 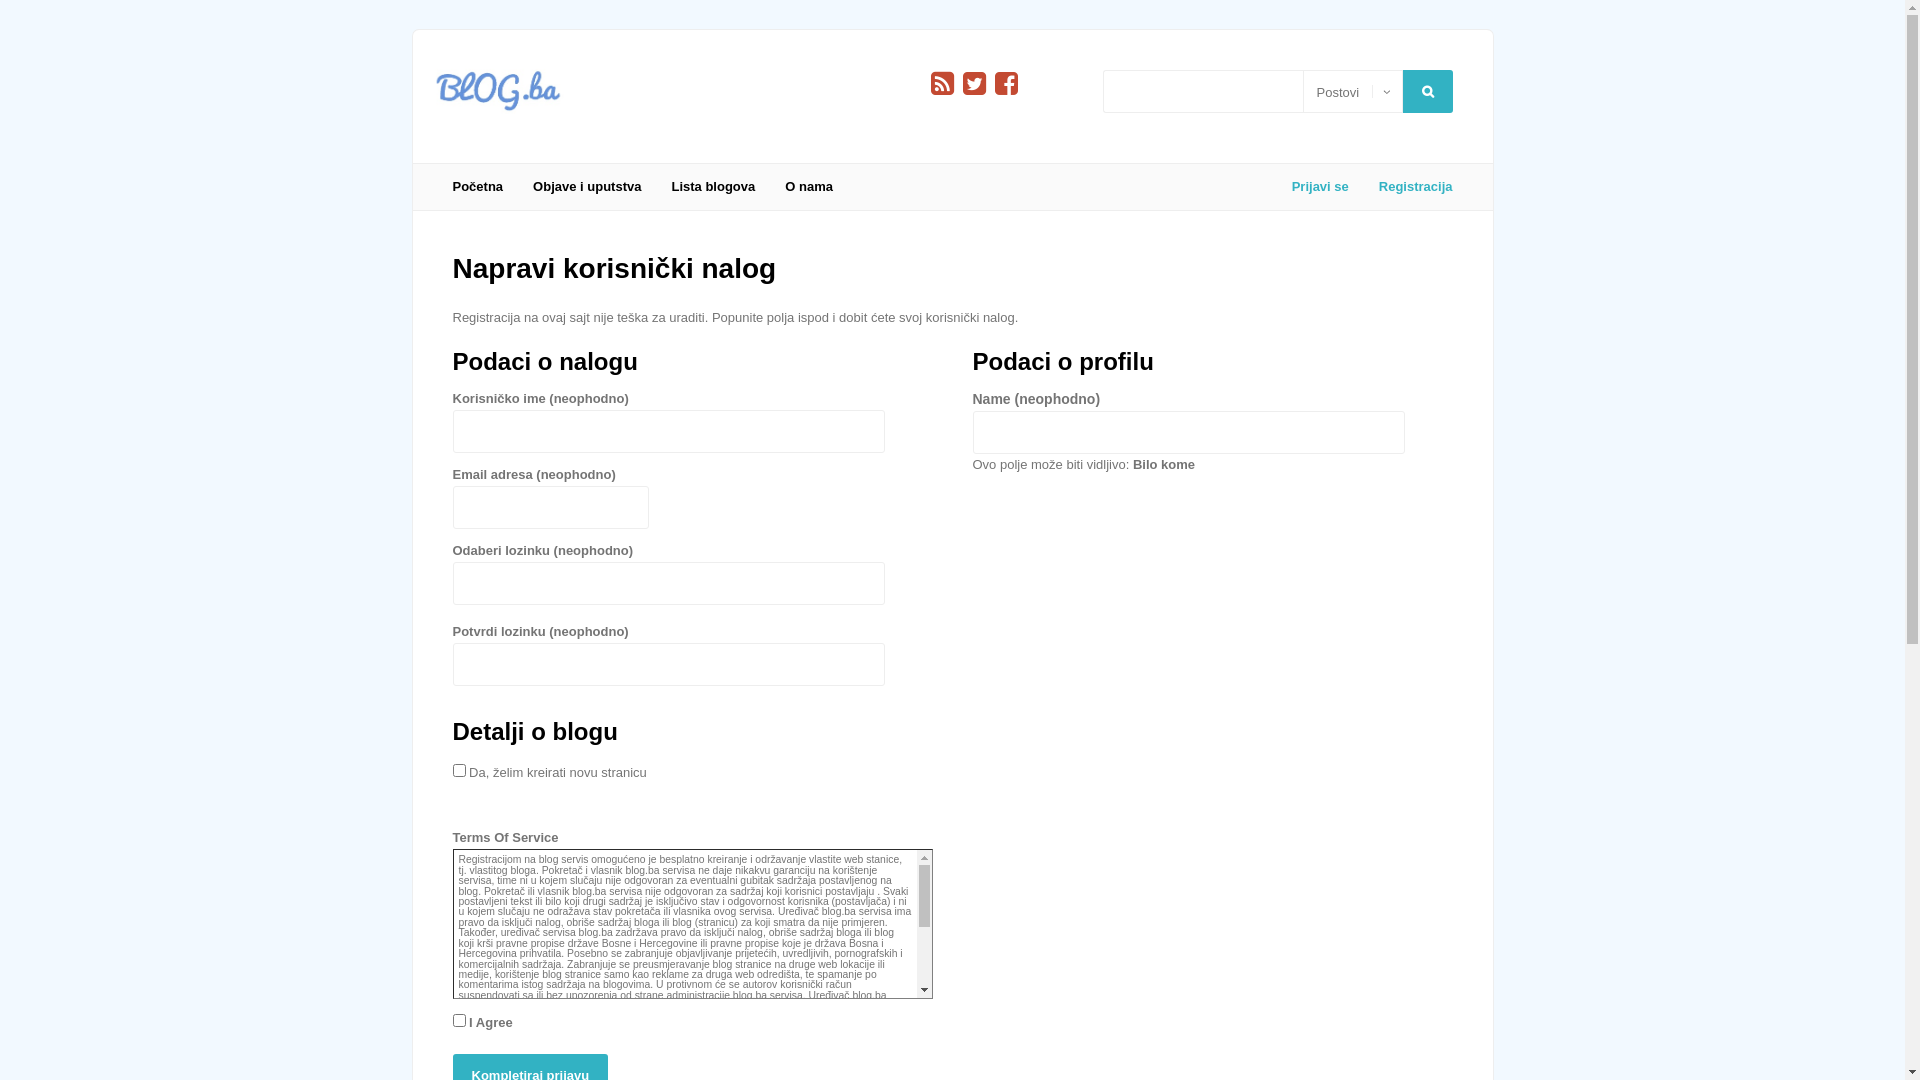 What do you see at coordinates (974, 82) in the screenshot?
I see `'Twitter'` at bounding box center [974, 82].